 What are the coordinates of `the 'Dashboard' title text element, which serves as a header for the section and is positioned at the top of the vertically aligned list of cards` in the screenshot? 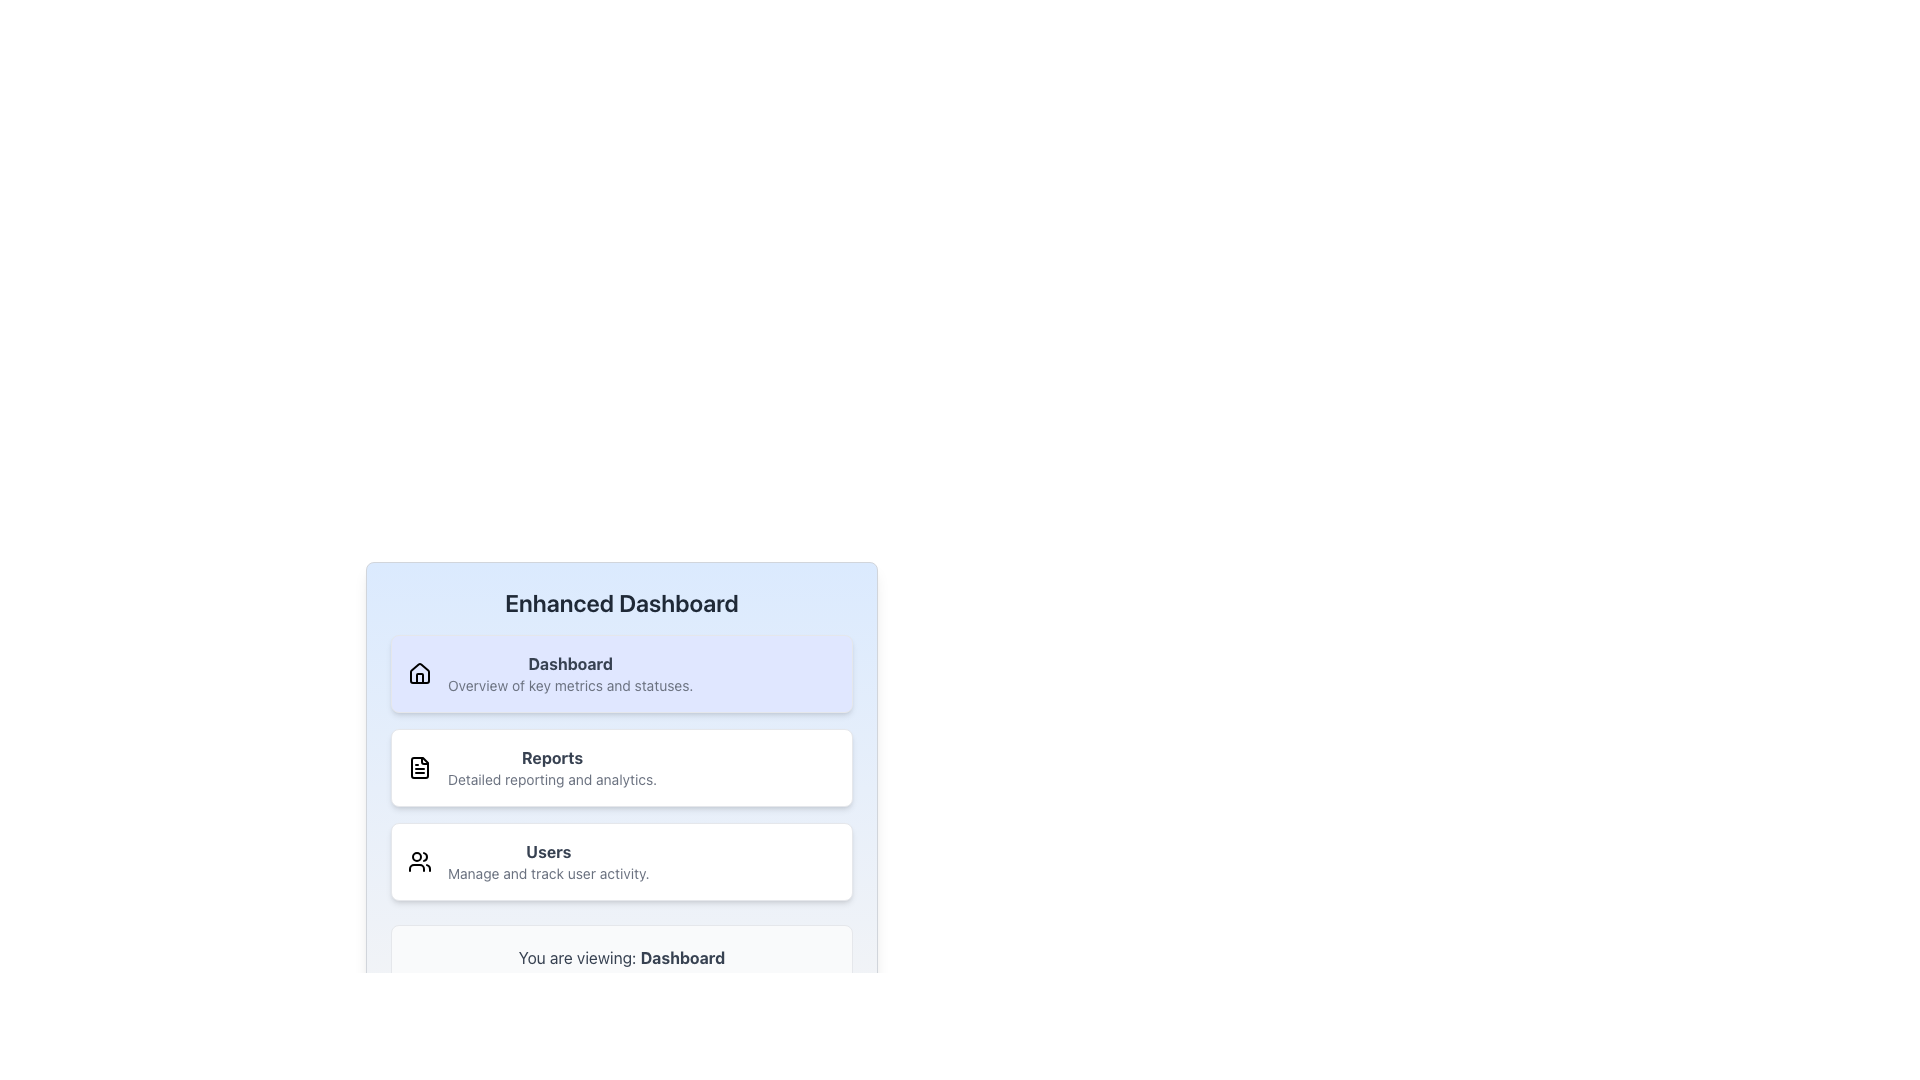 It's located at (569, 663).